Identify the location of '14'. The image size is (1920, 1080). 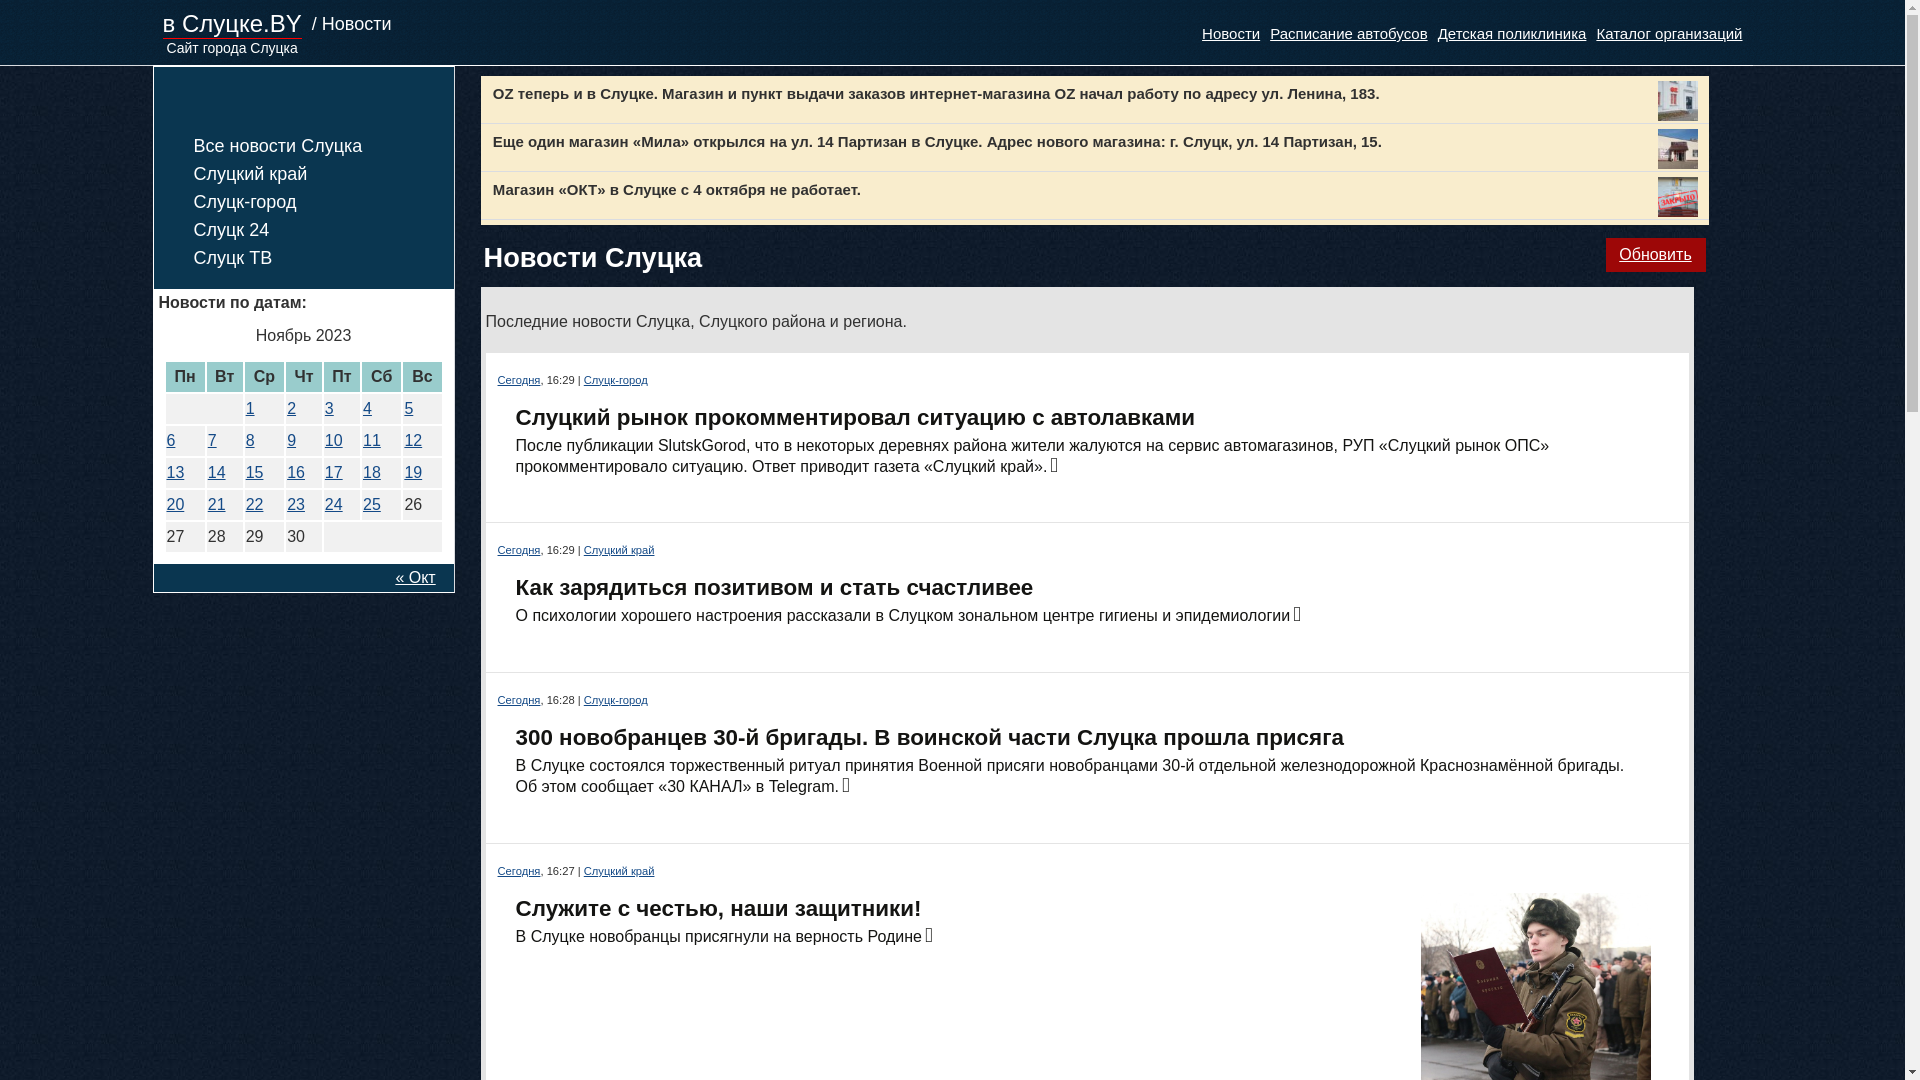
(216, 472).